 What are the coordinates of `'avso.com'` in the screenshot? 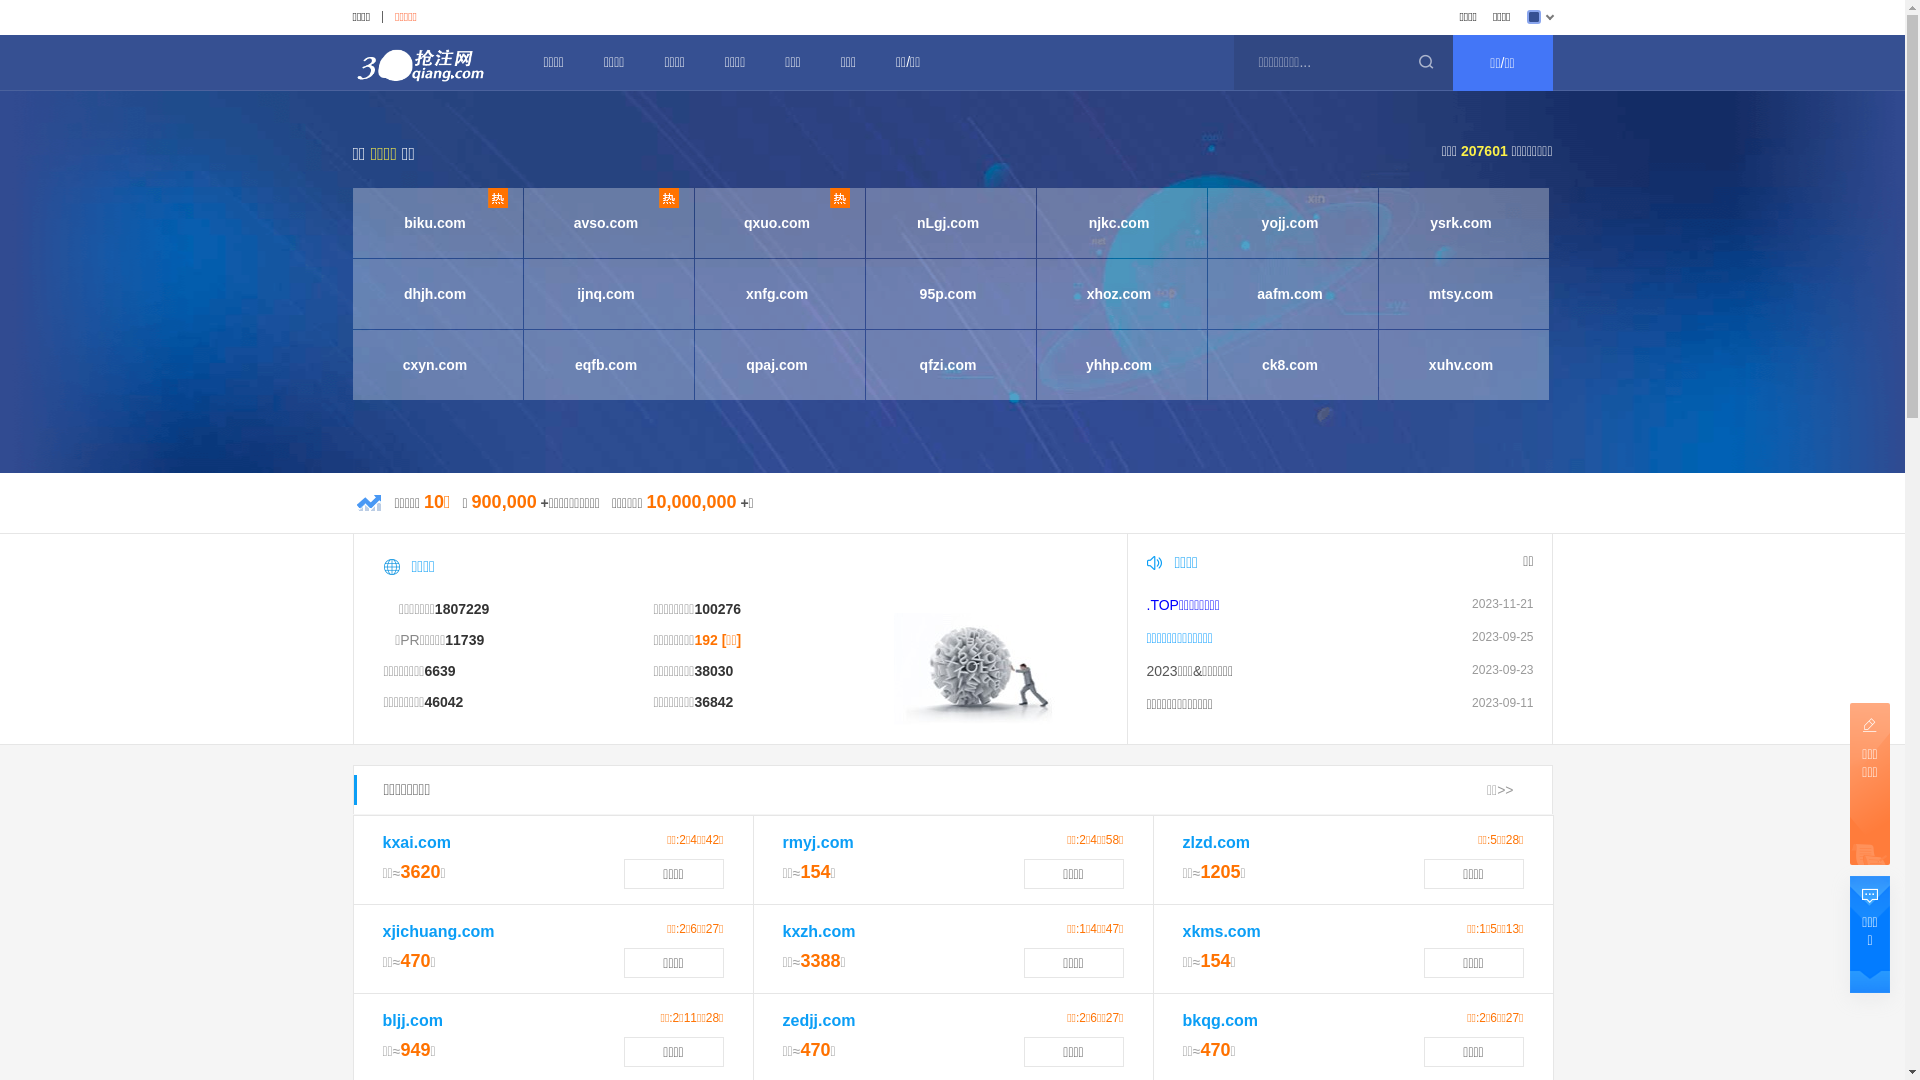 It's located at (605, 223).